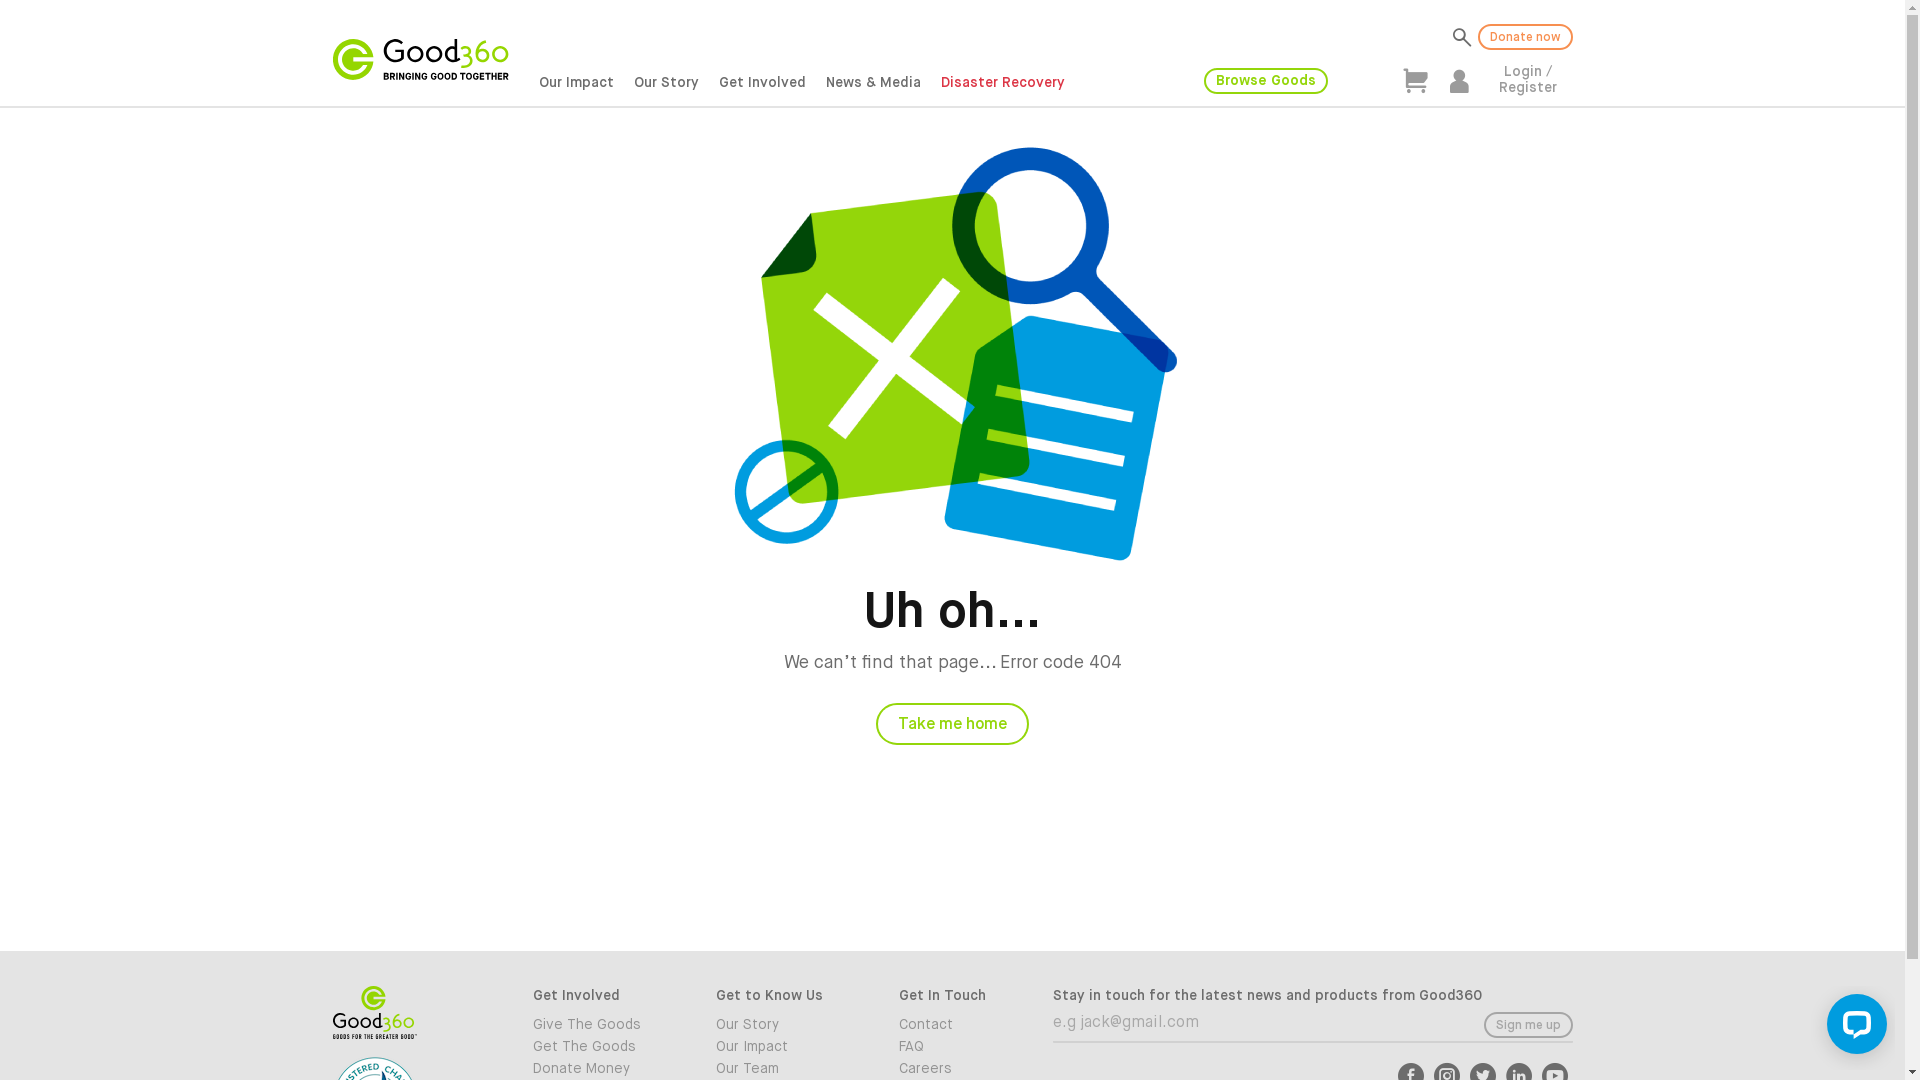 This screenshot has height=1080, width=1920. Describe the element at coordinates (1478, 37) in the screenshot. I see `'Donate now'` at that location.